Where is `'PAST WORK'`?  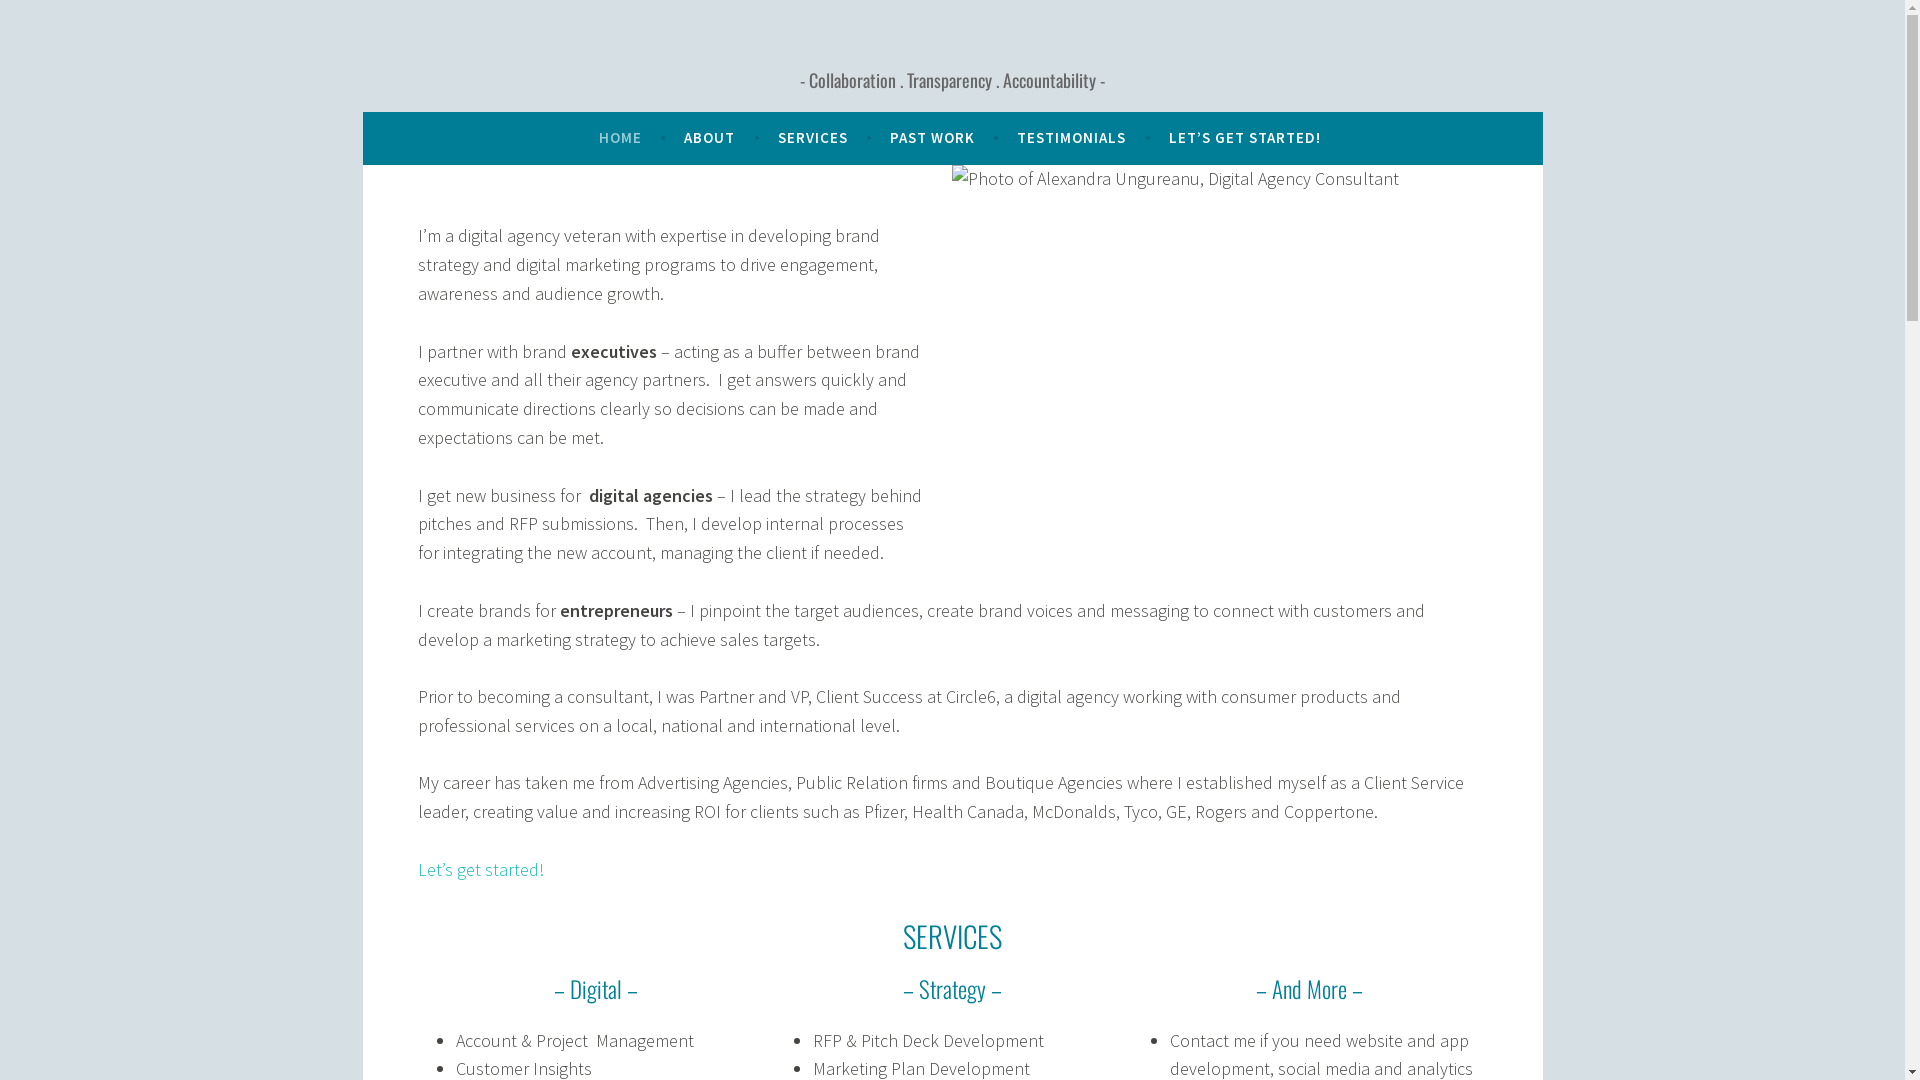
'PAST WORK' is located at coordinates (888, 137).